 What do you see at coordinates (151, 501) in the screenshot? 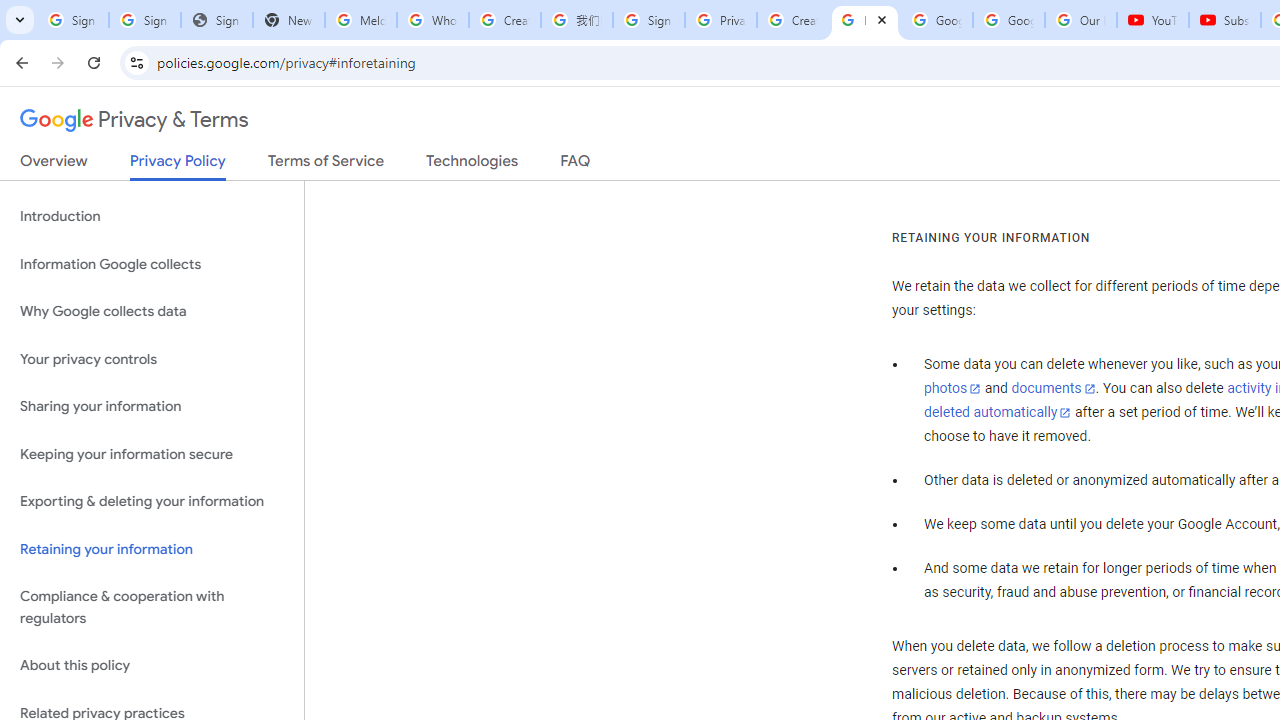
I see `'Exporting & deleting your information'` at bounding box center [151, 501].